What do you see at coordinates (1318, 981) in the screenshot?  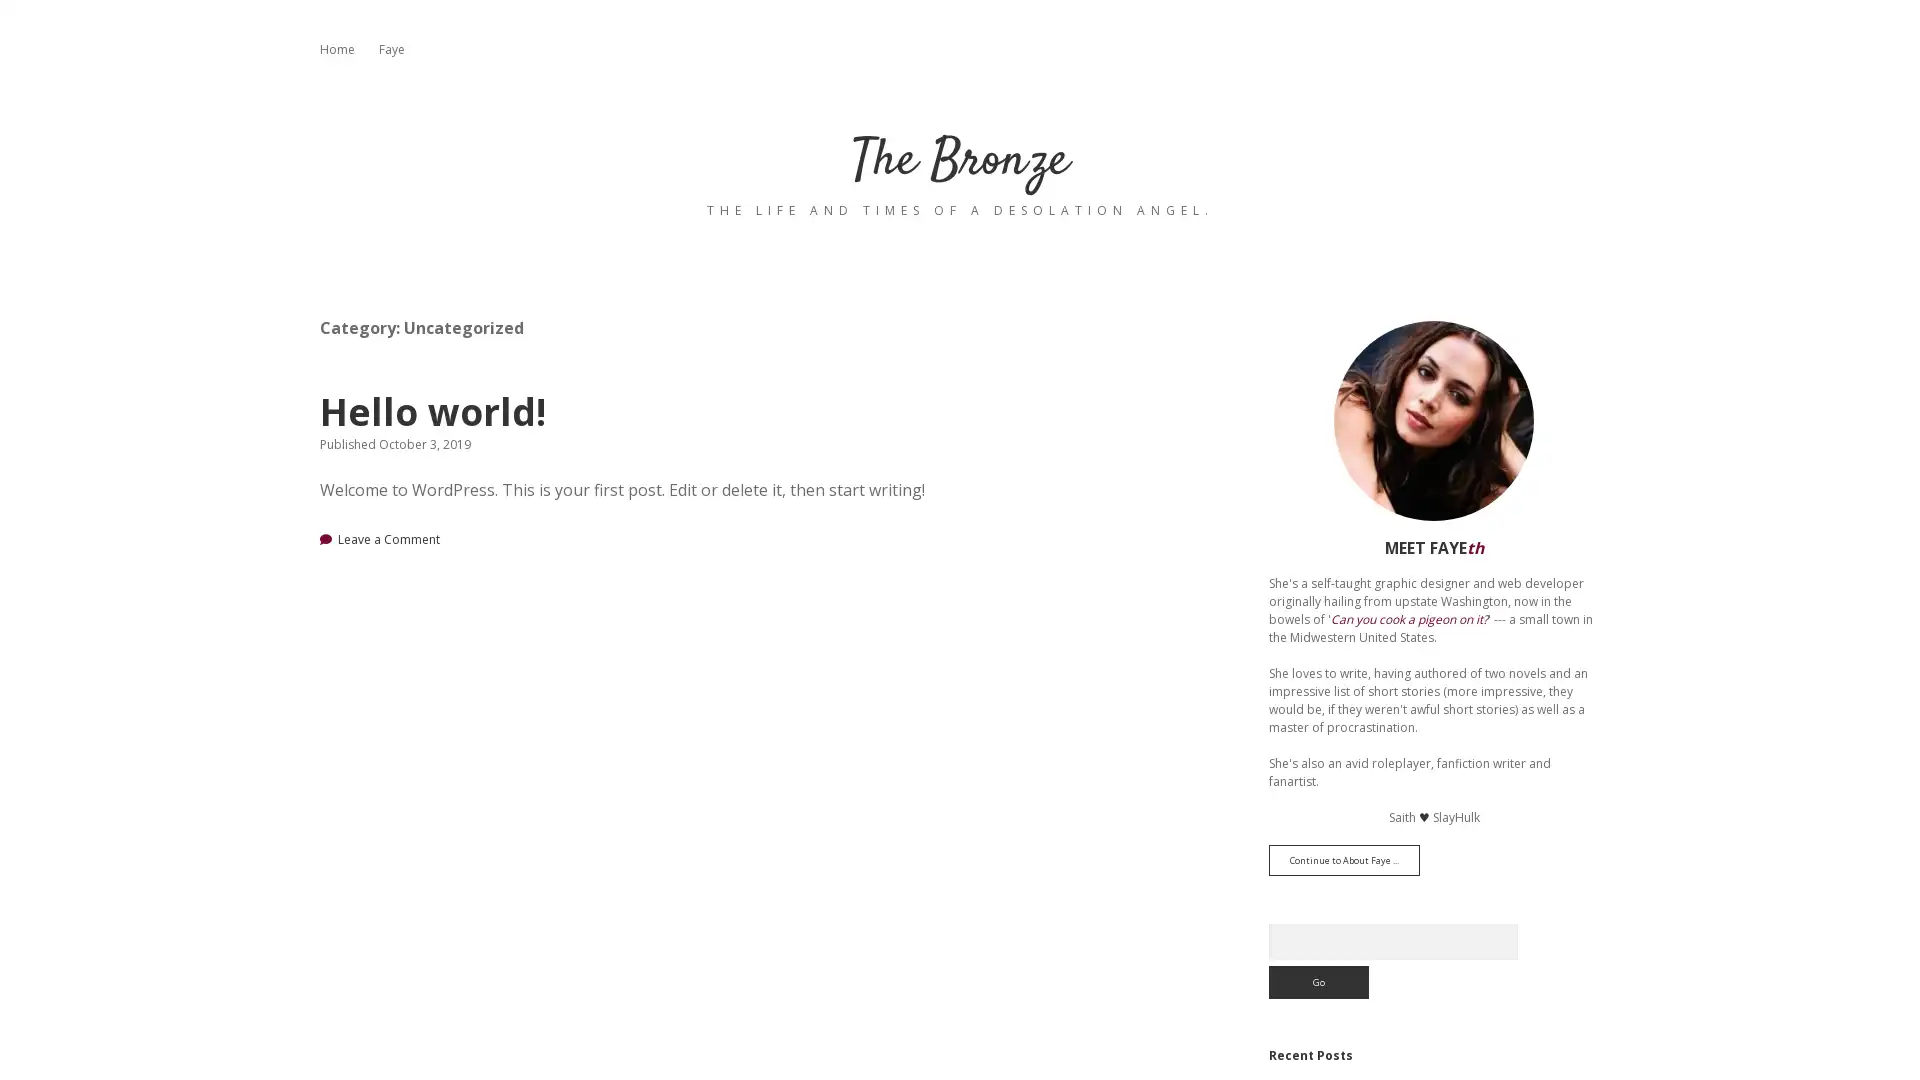 I see `Go` at bounding box center [1318, 981].